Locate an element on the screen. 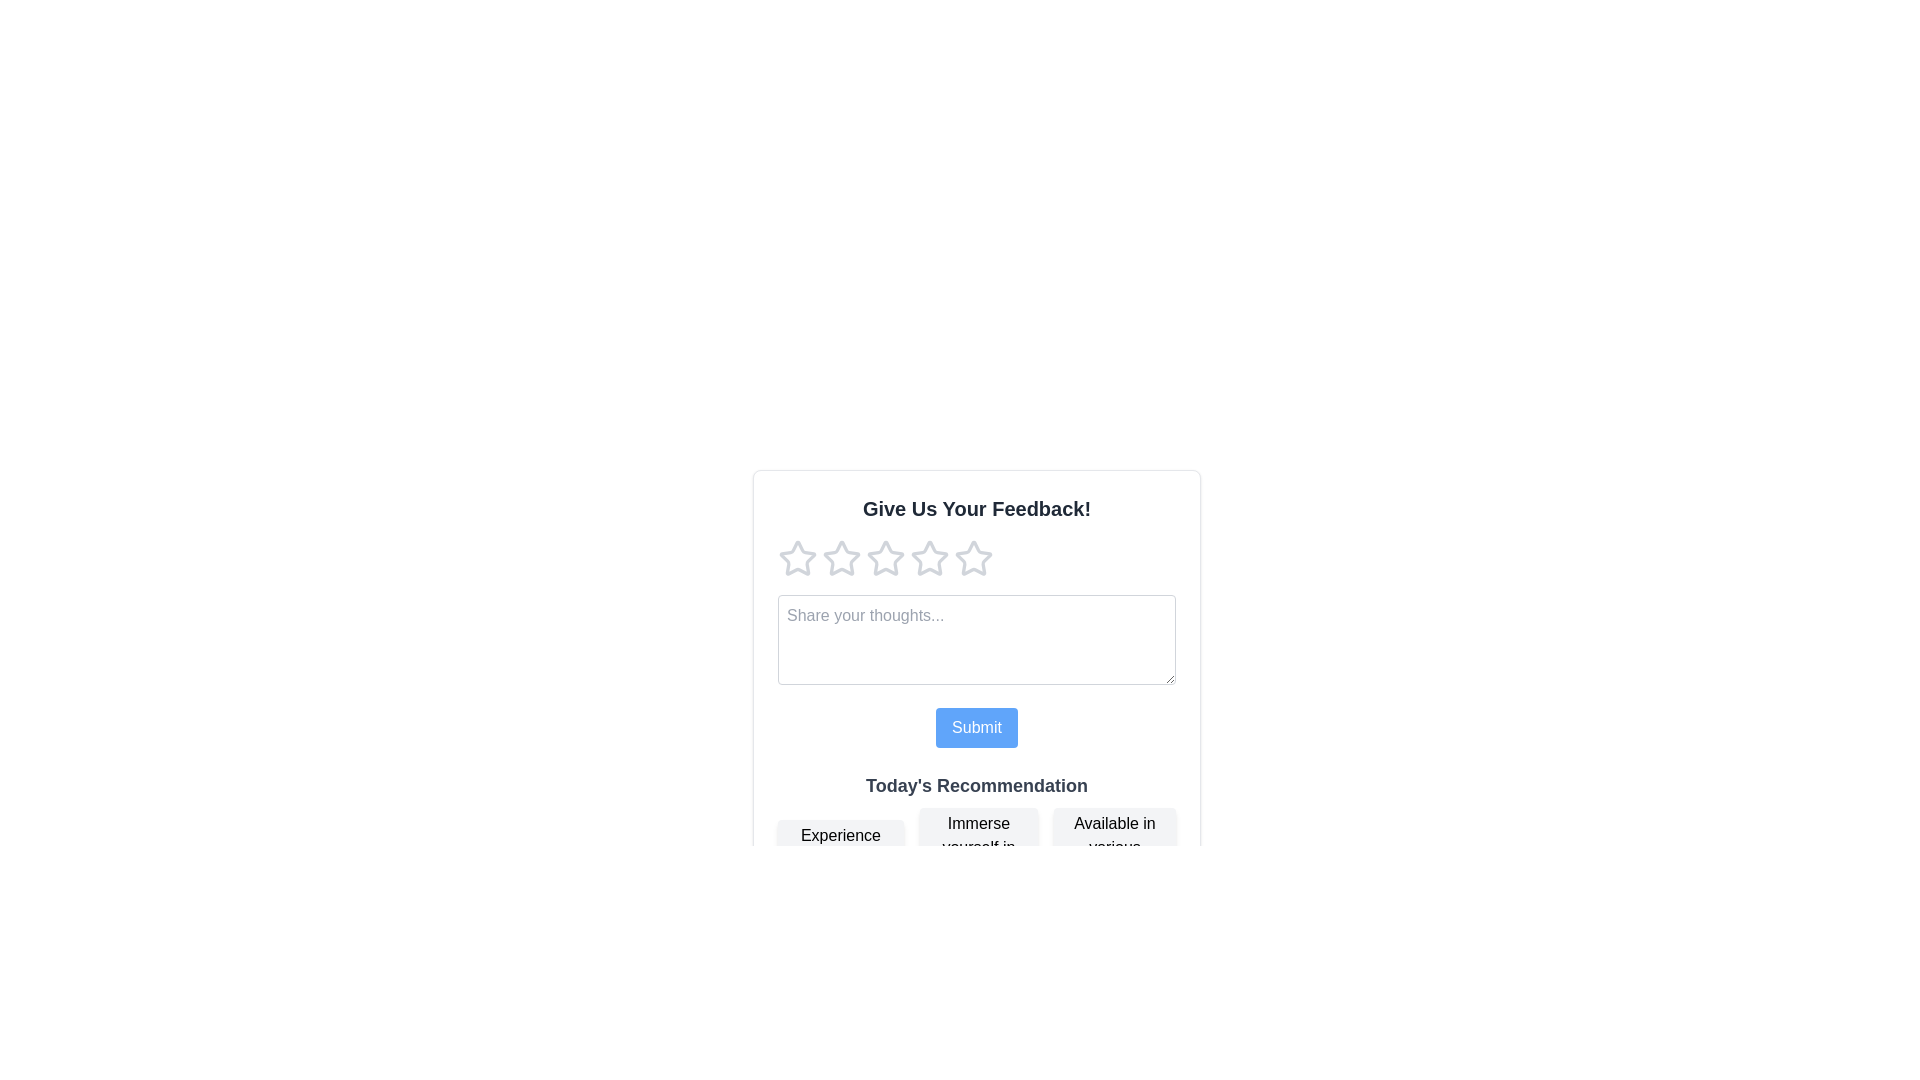 The image size is (1920, 1080). the first hollow gray star in the rating interface is located at coordinates (841, 558).